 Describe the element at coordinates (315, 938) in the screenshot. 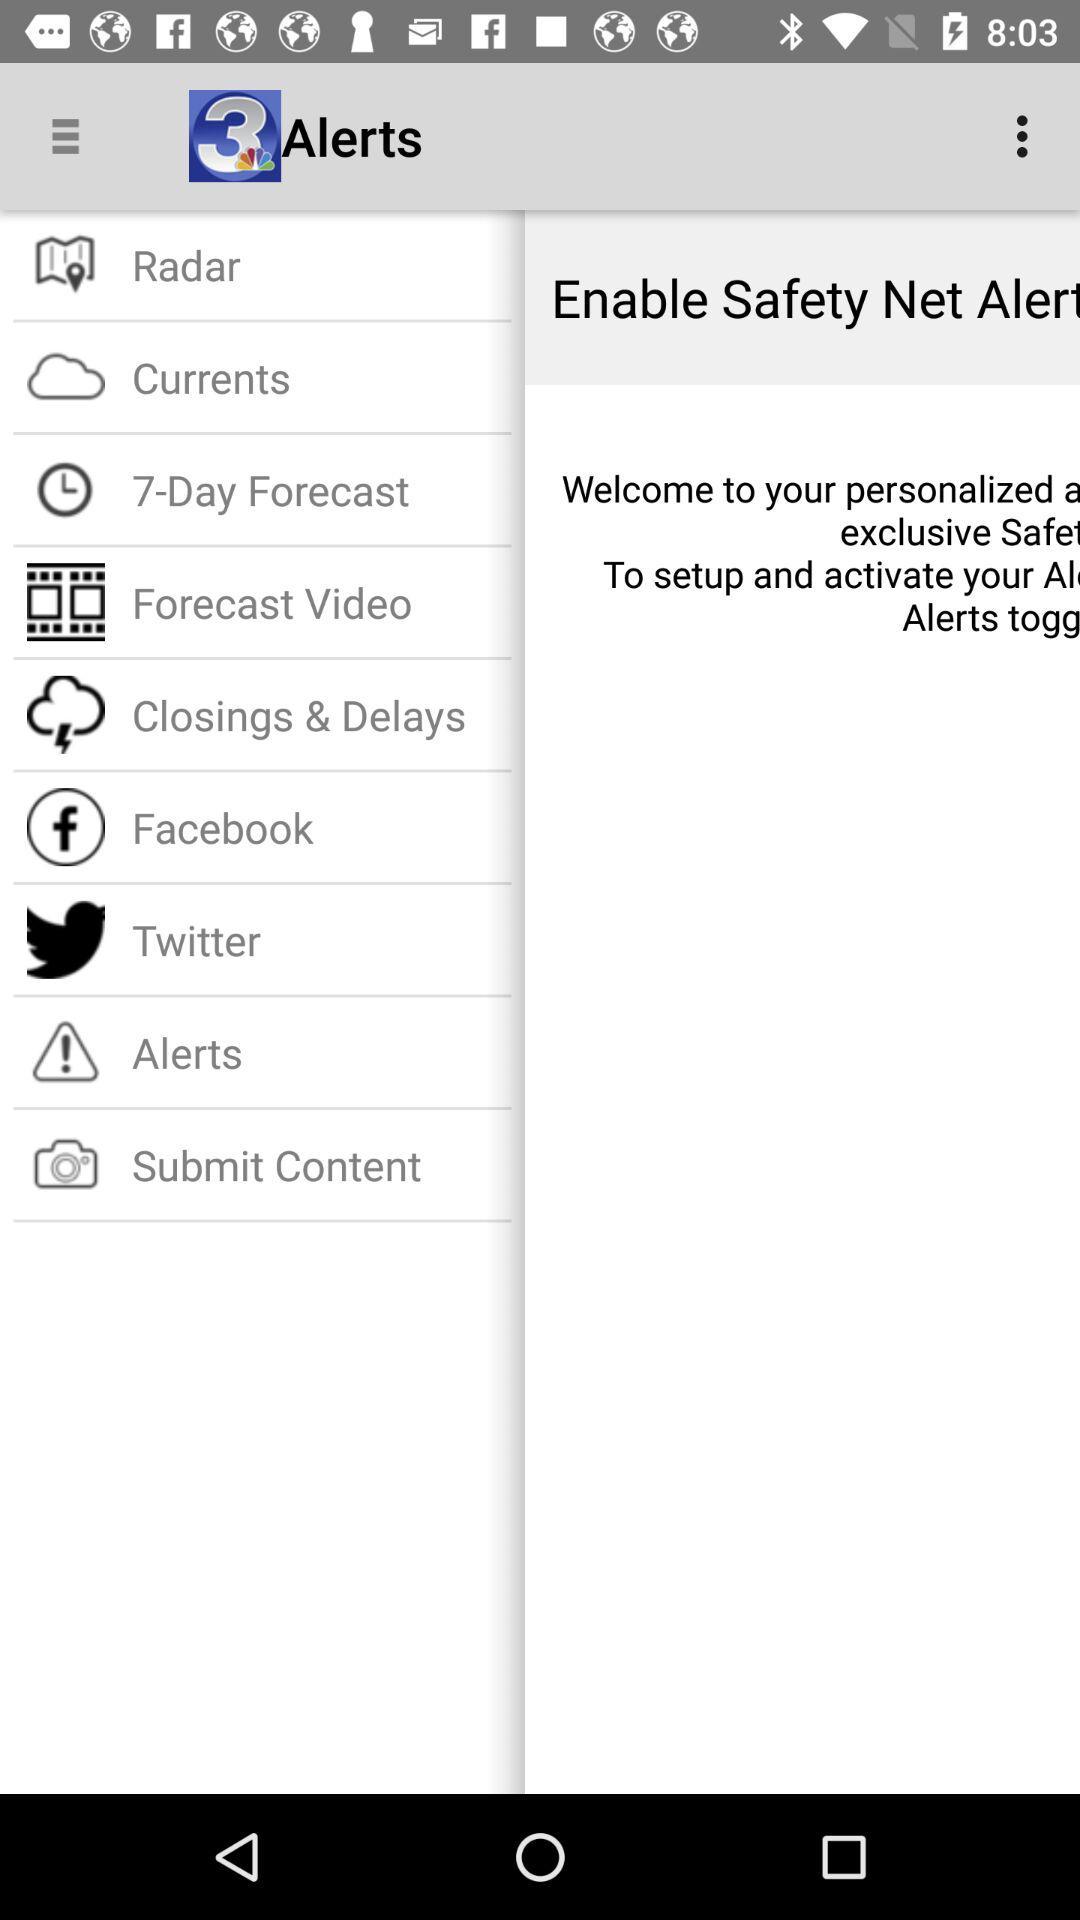

I see `icon above the alerts item` at that location.